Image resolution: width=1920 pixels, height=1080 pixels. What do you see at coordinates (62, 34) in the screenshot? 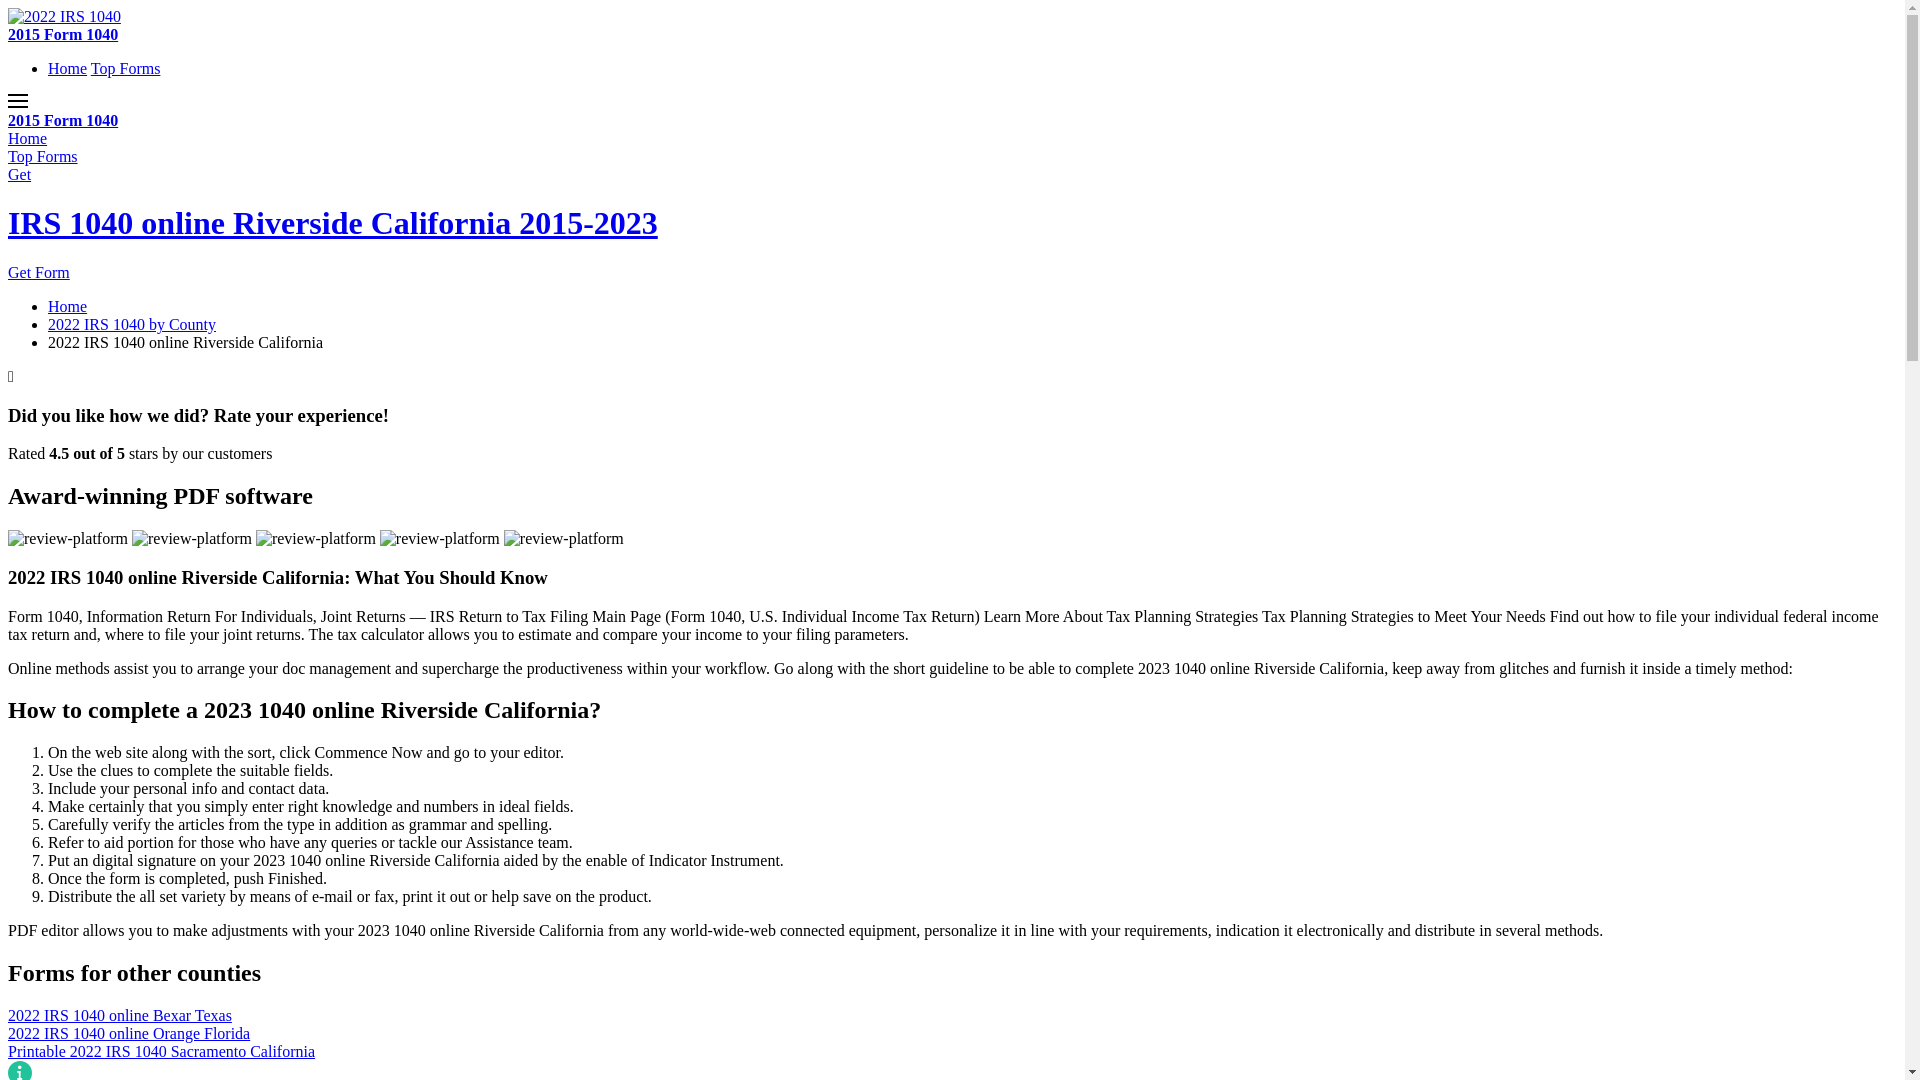
I see `'2015 Form 1040'` at bounding box center [62, 34].